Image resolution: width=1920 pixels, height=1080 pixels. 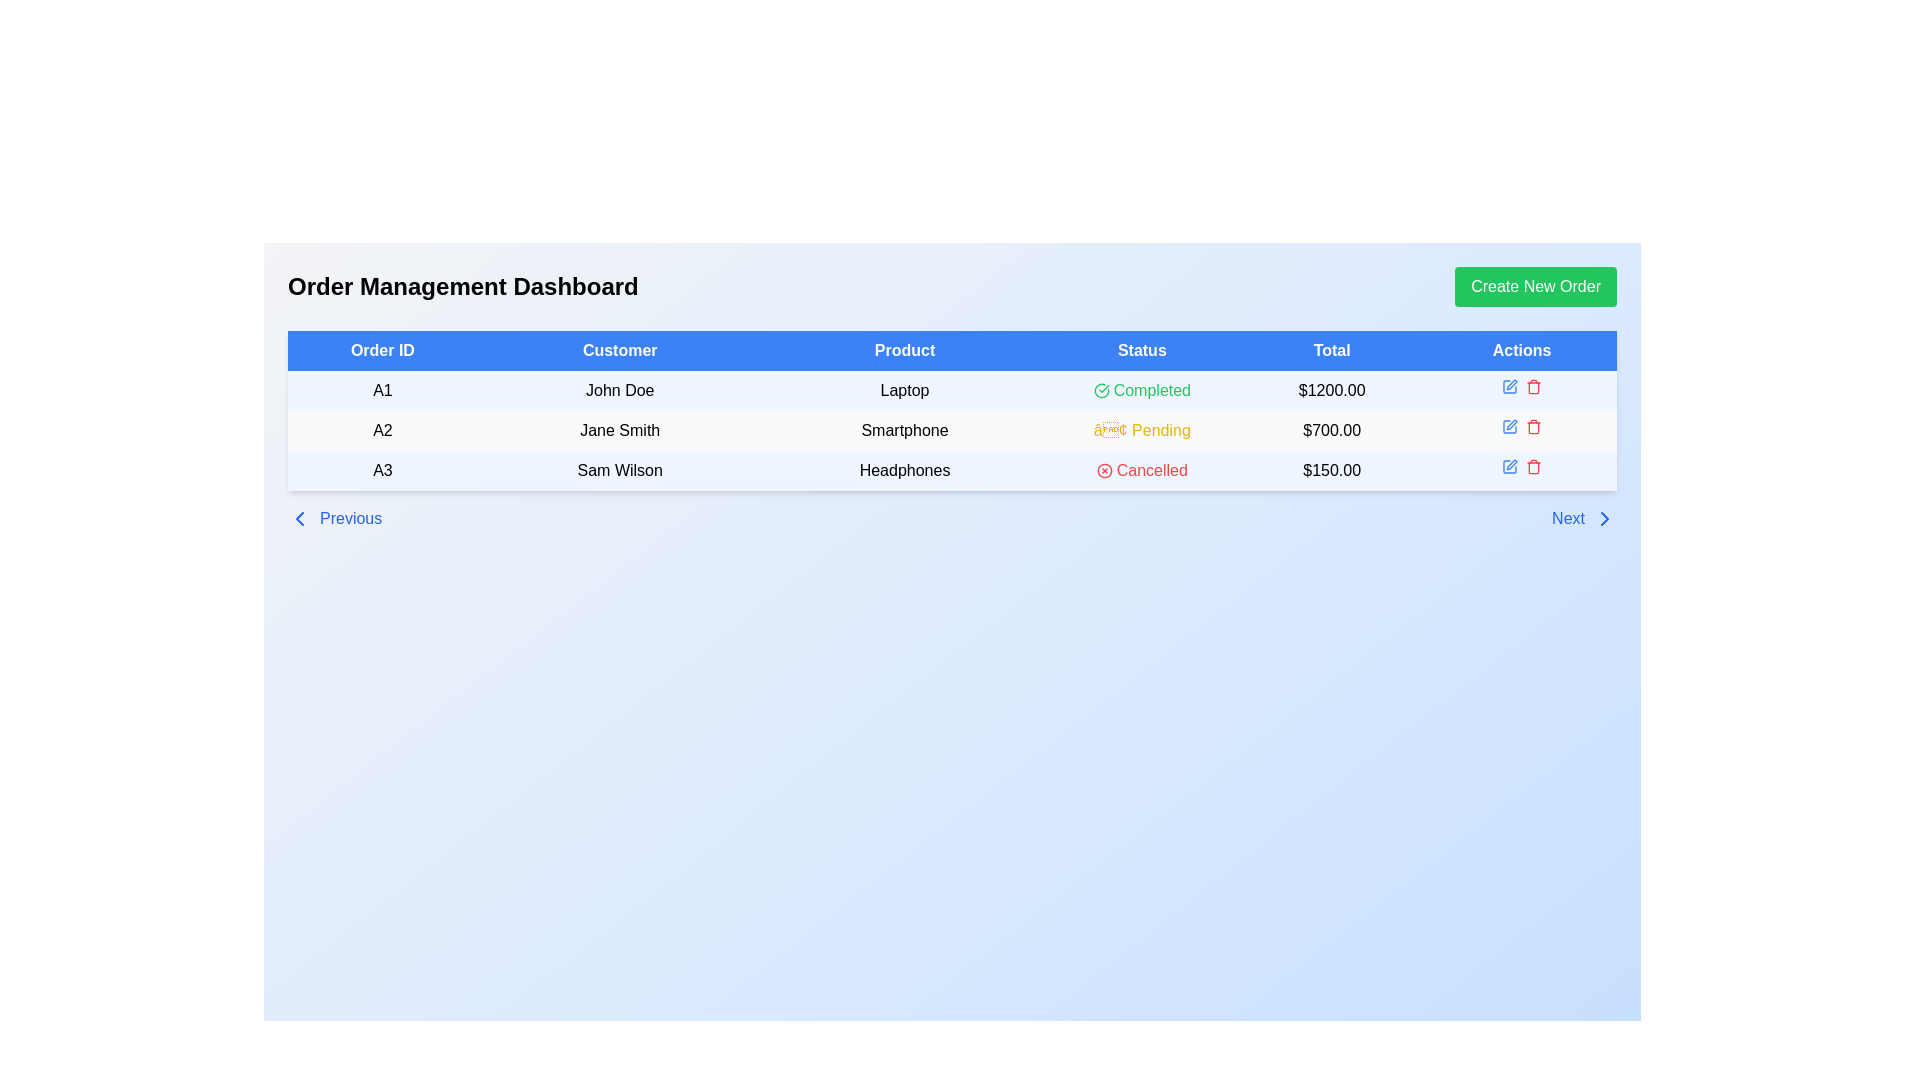 I want to click on the 'Customer' table header, which is the second column header with a blue background and white text, located between 'Order ID' and 'Product', so click(x=619, y=350).